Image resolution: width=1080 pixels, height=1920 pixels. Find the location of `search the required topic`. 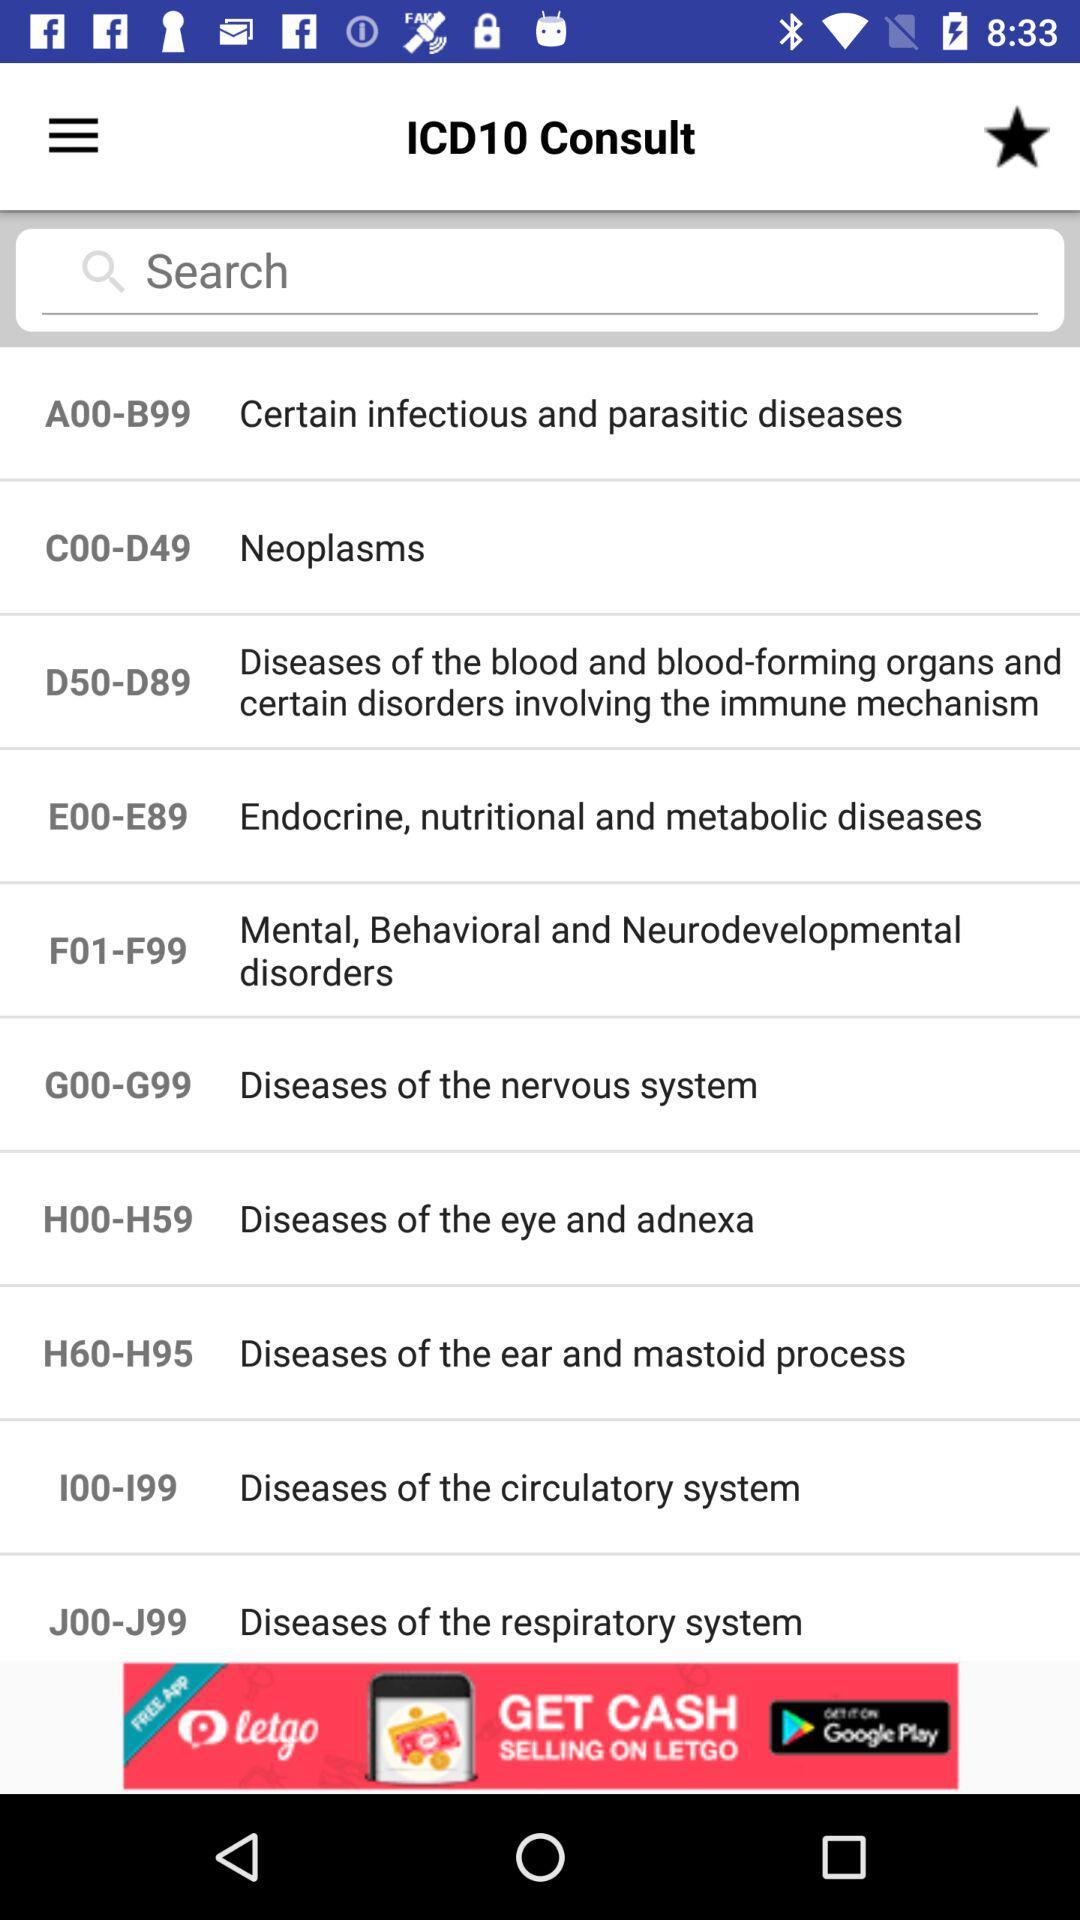

search the required topic is located at coordinates (540, 277).